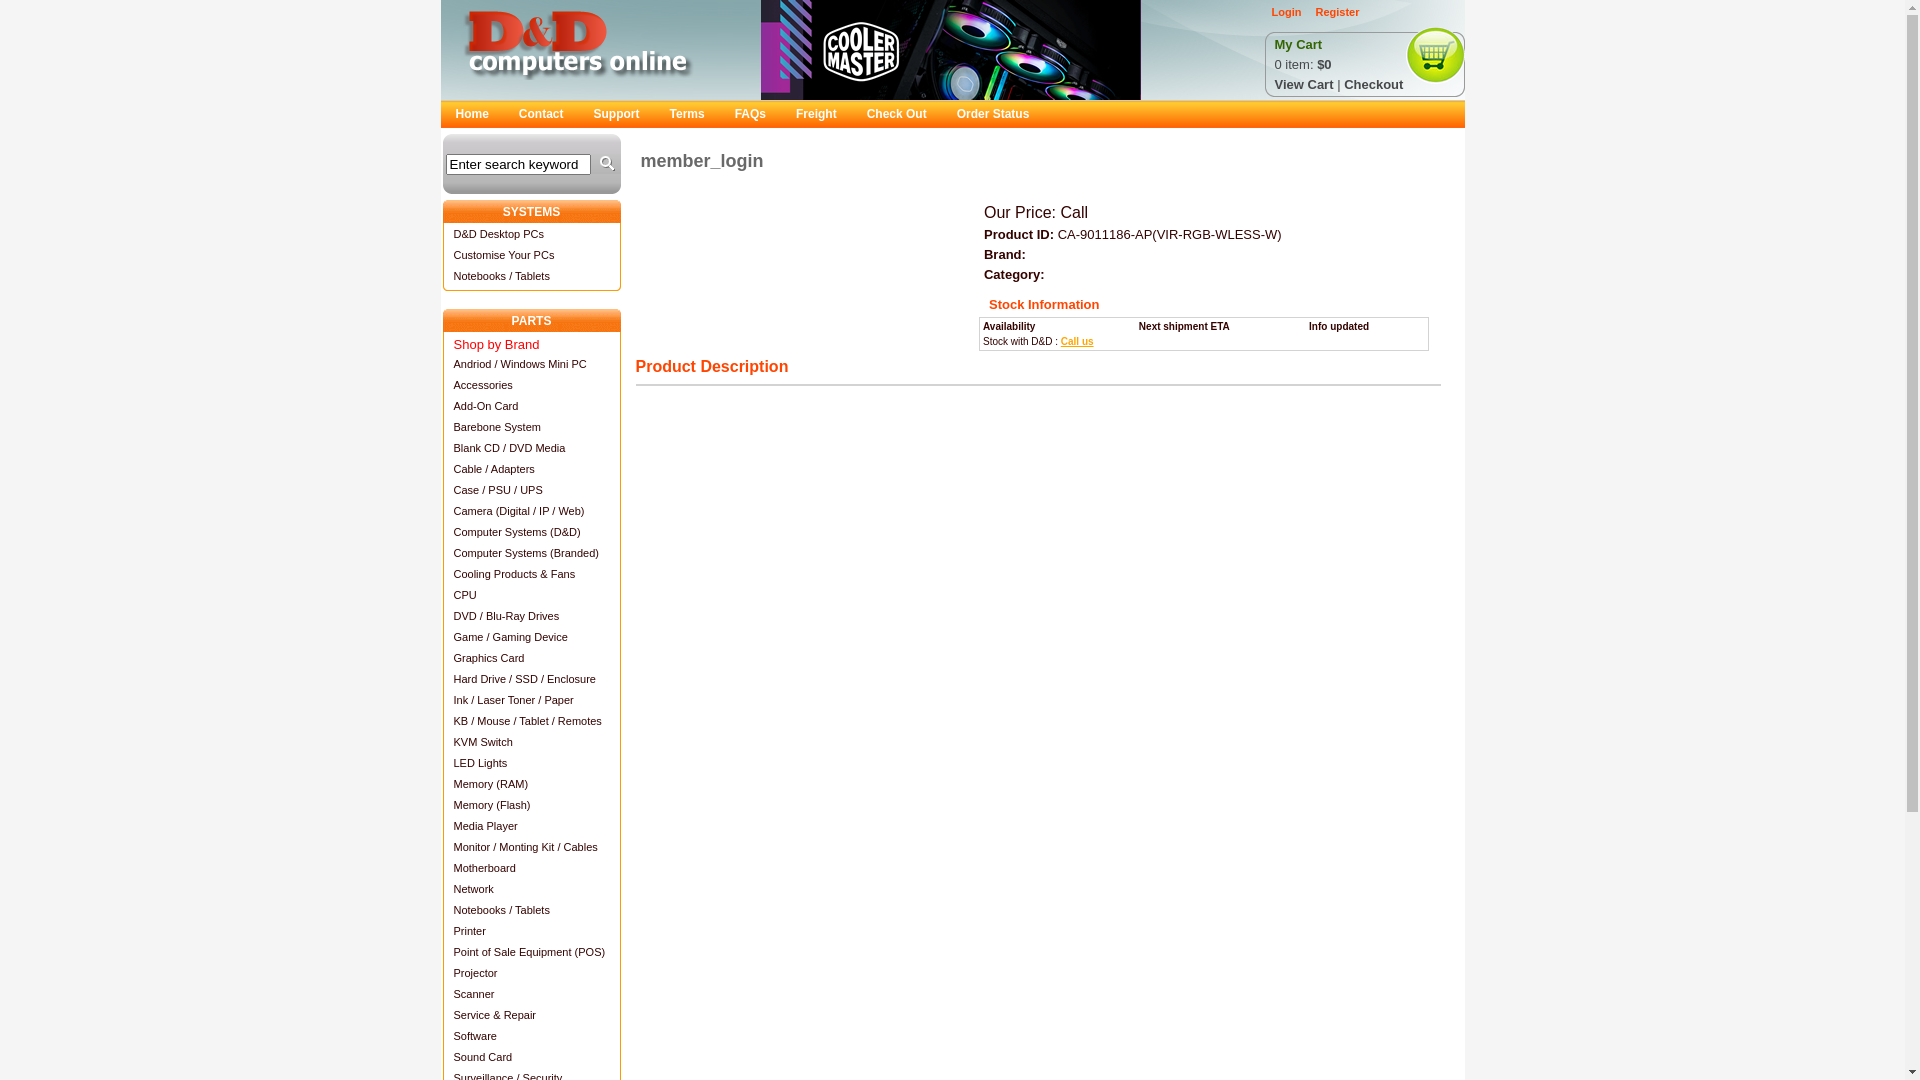  I want to click on 'Contact', so click(541, 114).